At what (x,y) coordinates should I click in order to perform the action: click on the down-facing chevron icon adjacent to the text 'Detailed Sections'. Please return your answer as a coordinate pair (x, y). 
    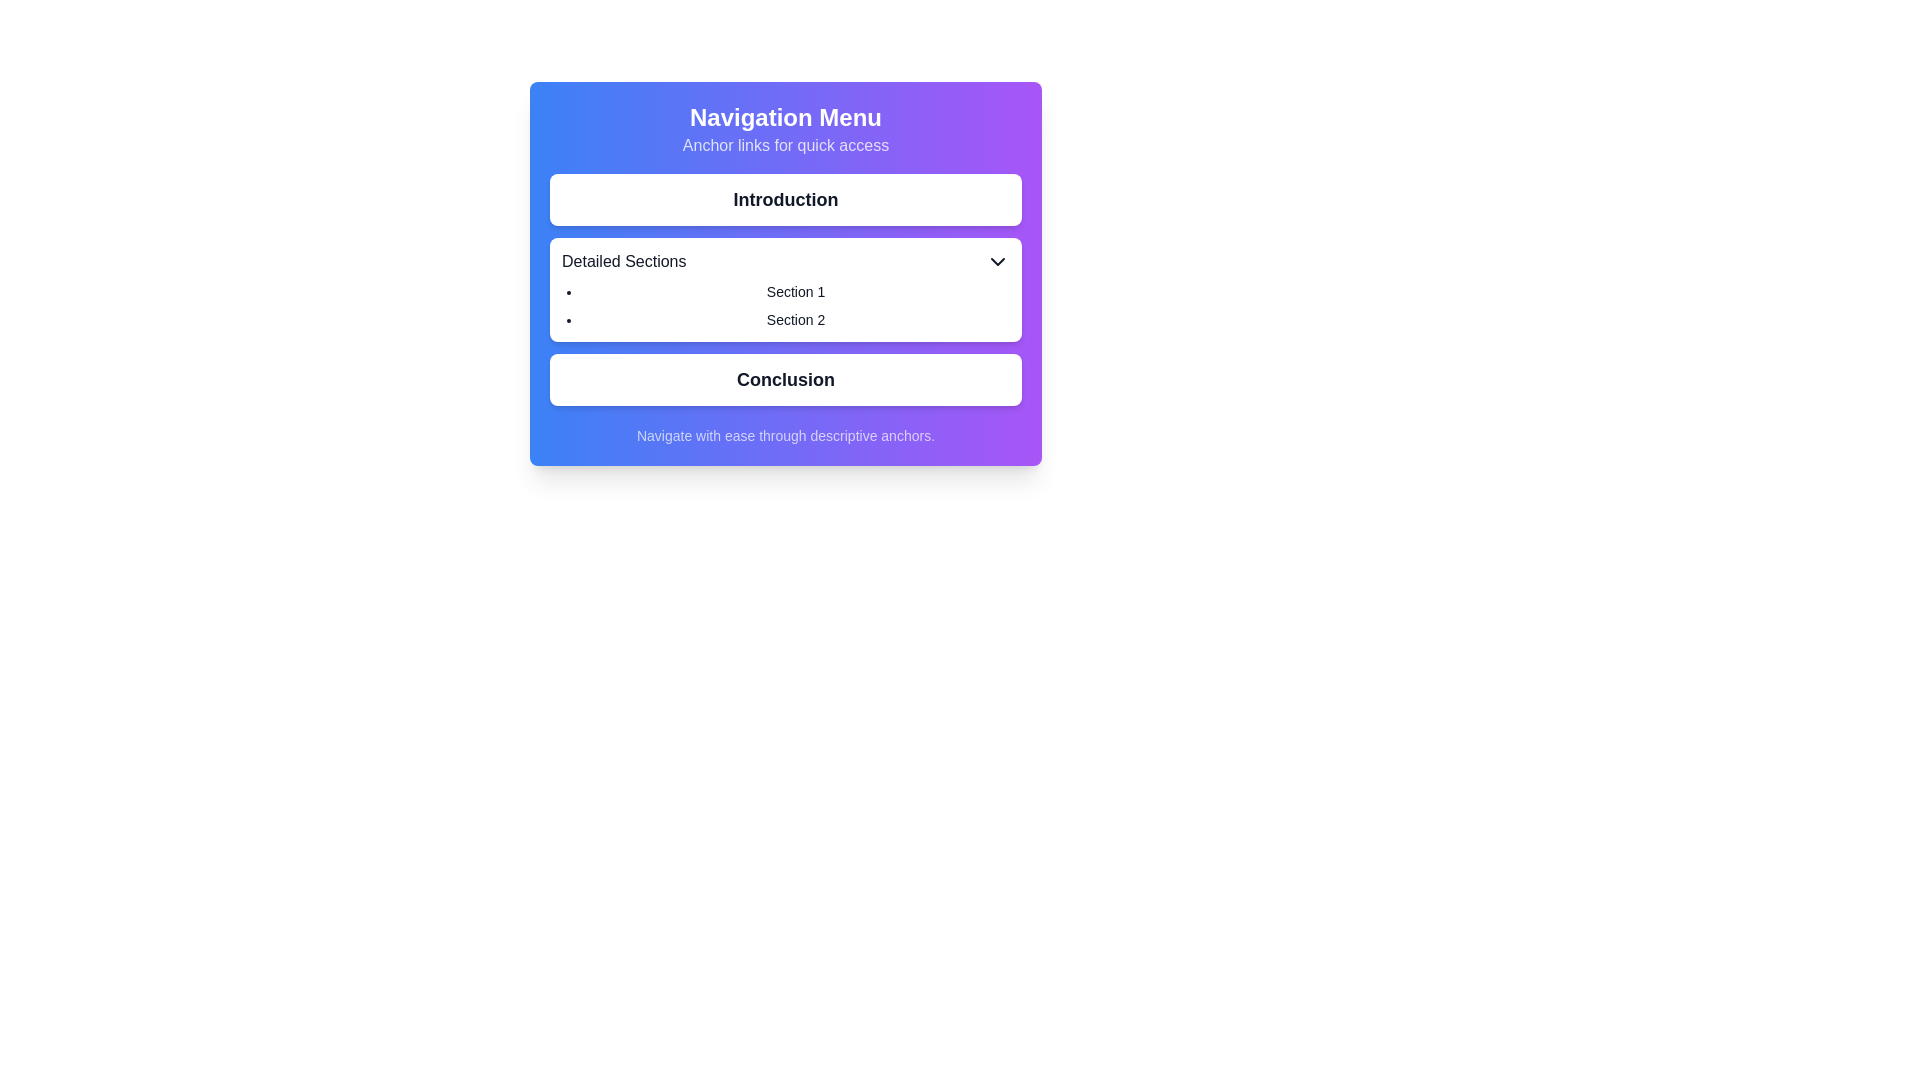
    Looking at the image, I should click on (998, 261).